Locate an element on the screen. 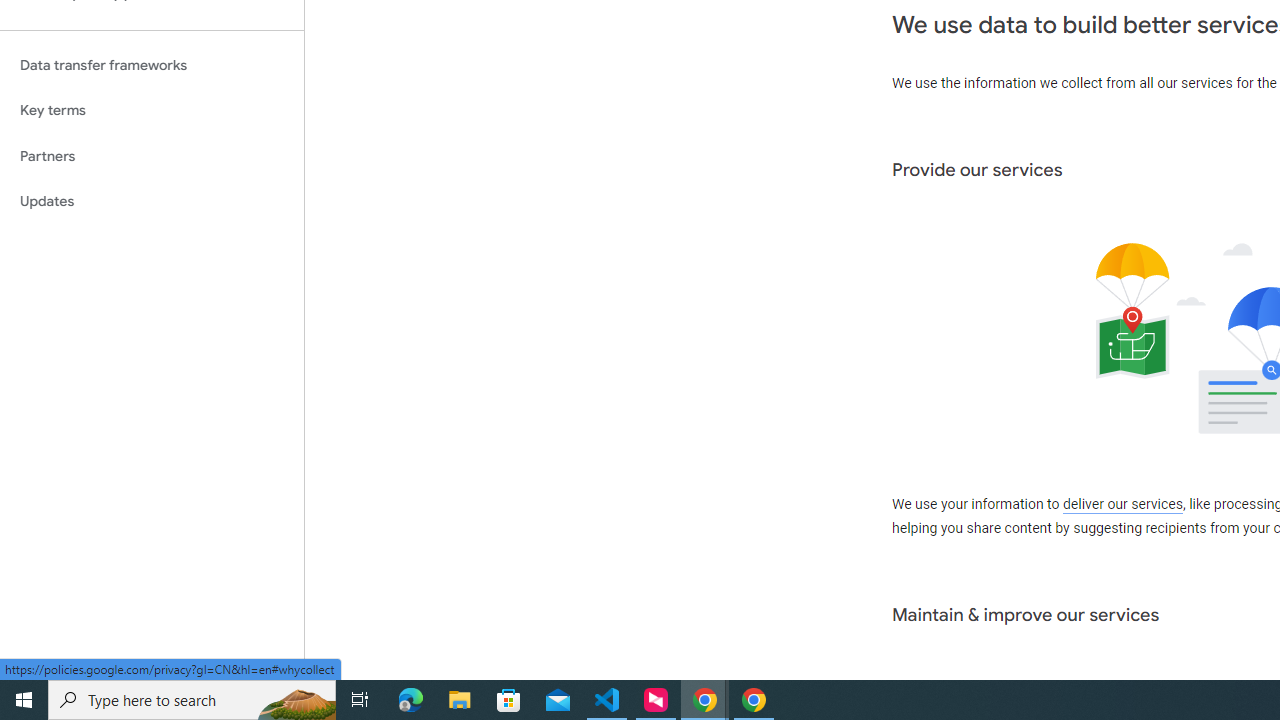 Image resolution: width=1280 pixels, height=720 pixels. 'deliver our services' is located at coordinates (1122, 504).